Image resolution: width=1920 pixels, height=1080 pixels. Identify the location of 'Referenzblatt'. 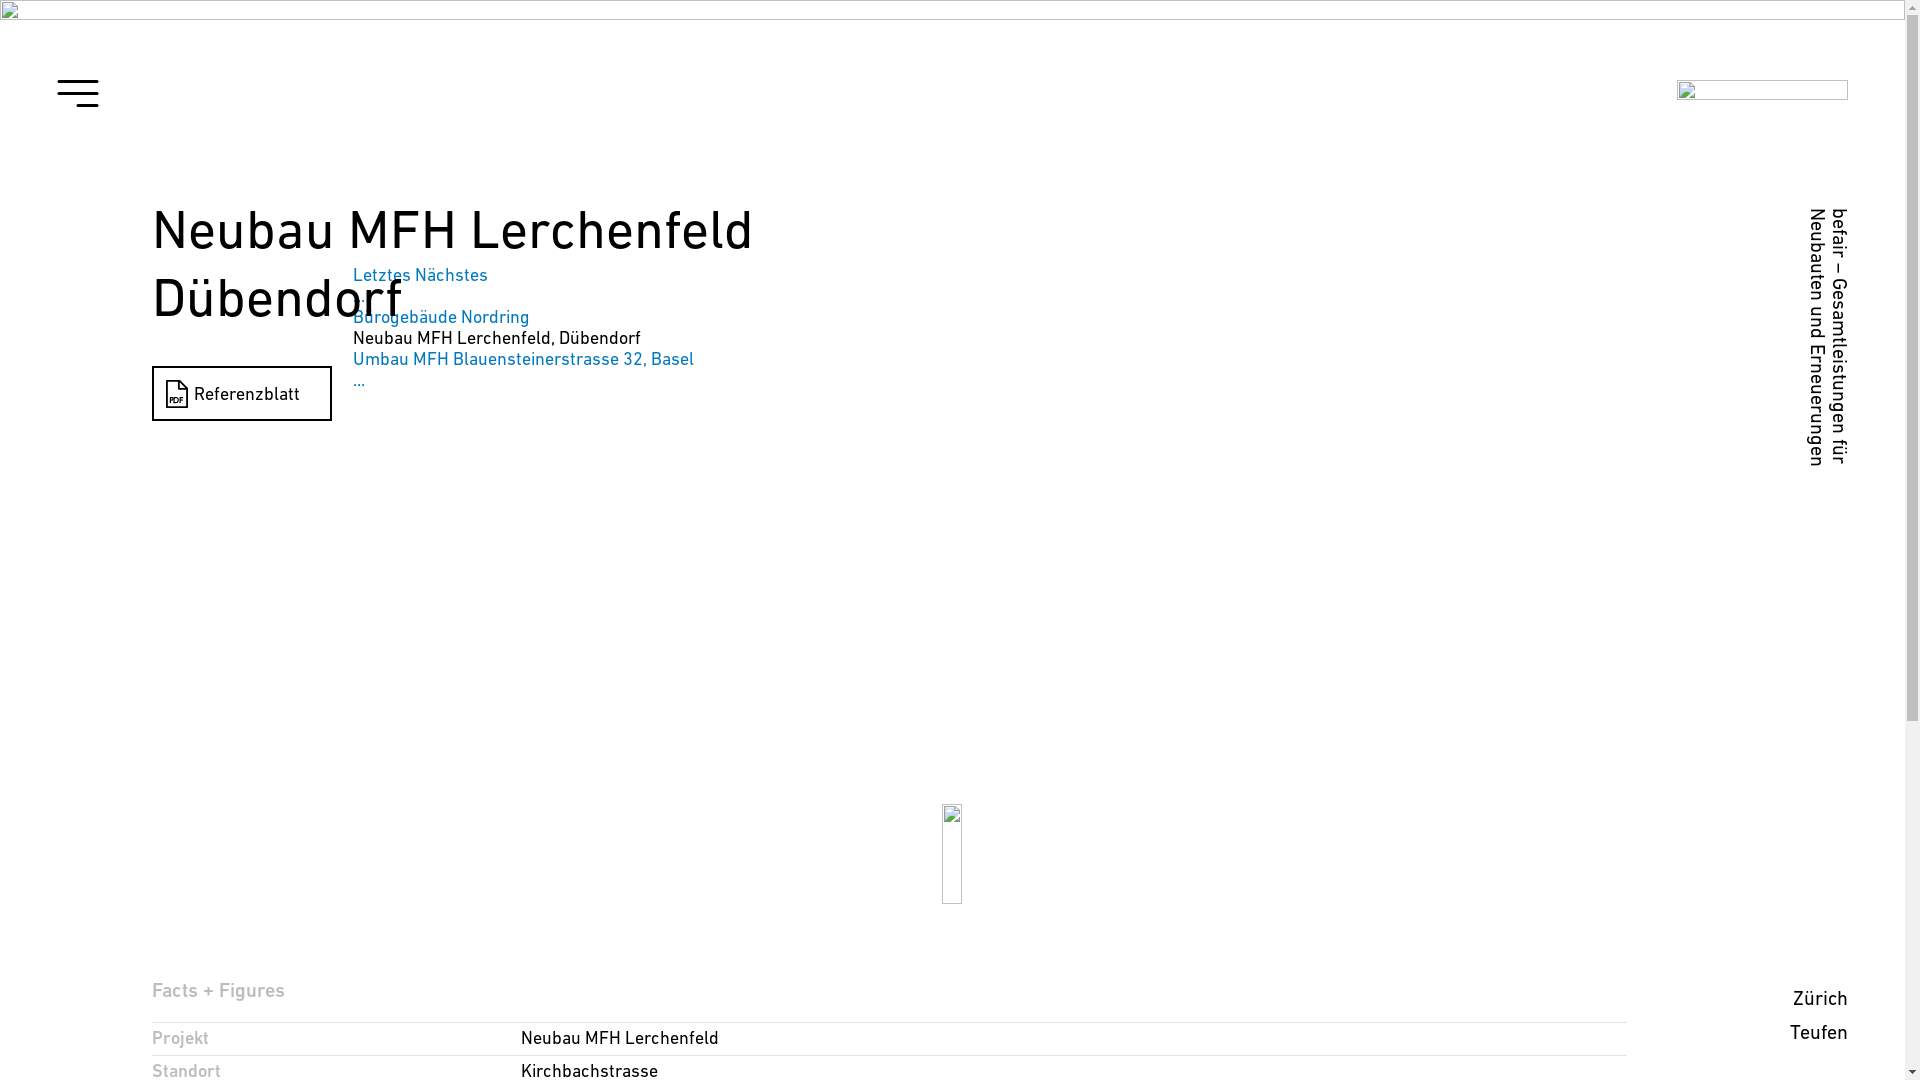
(240, 393).